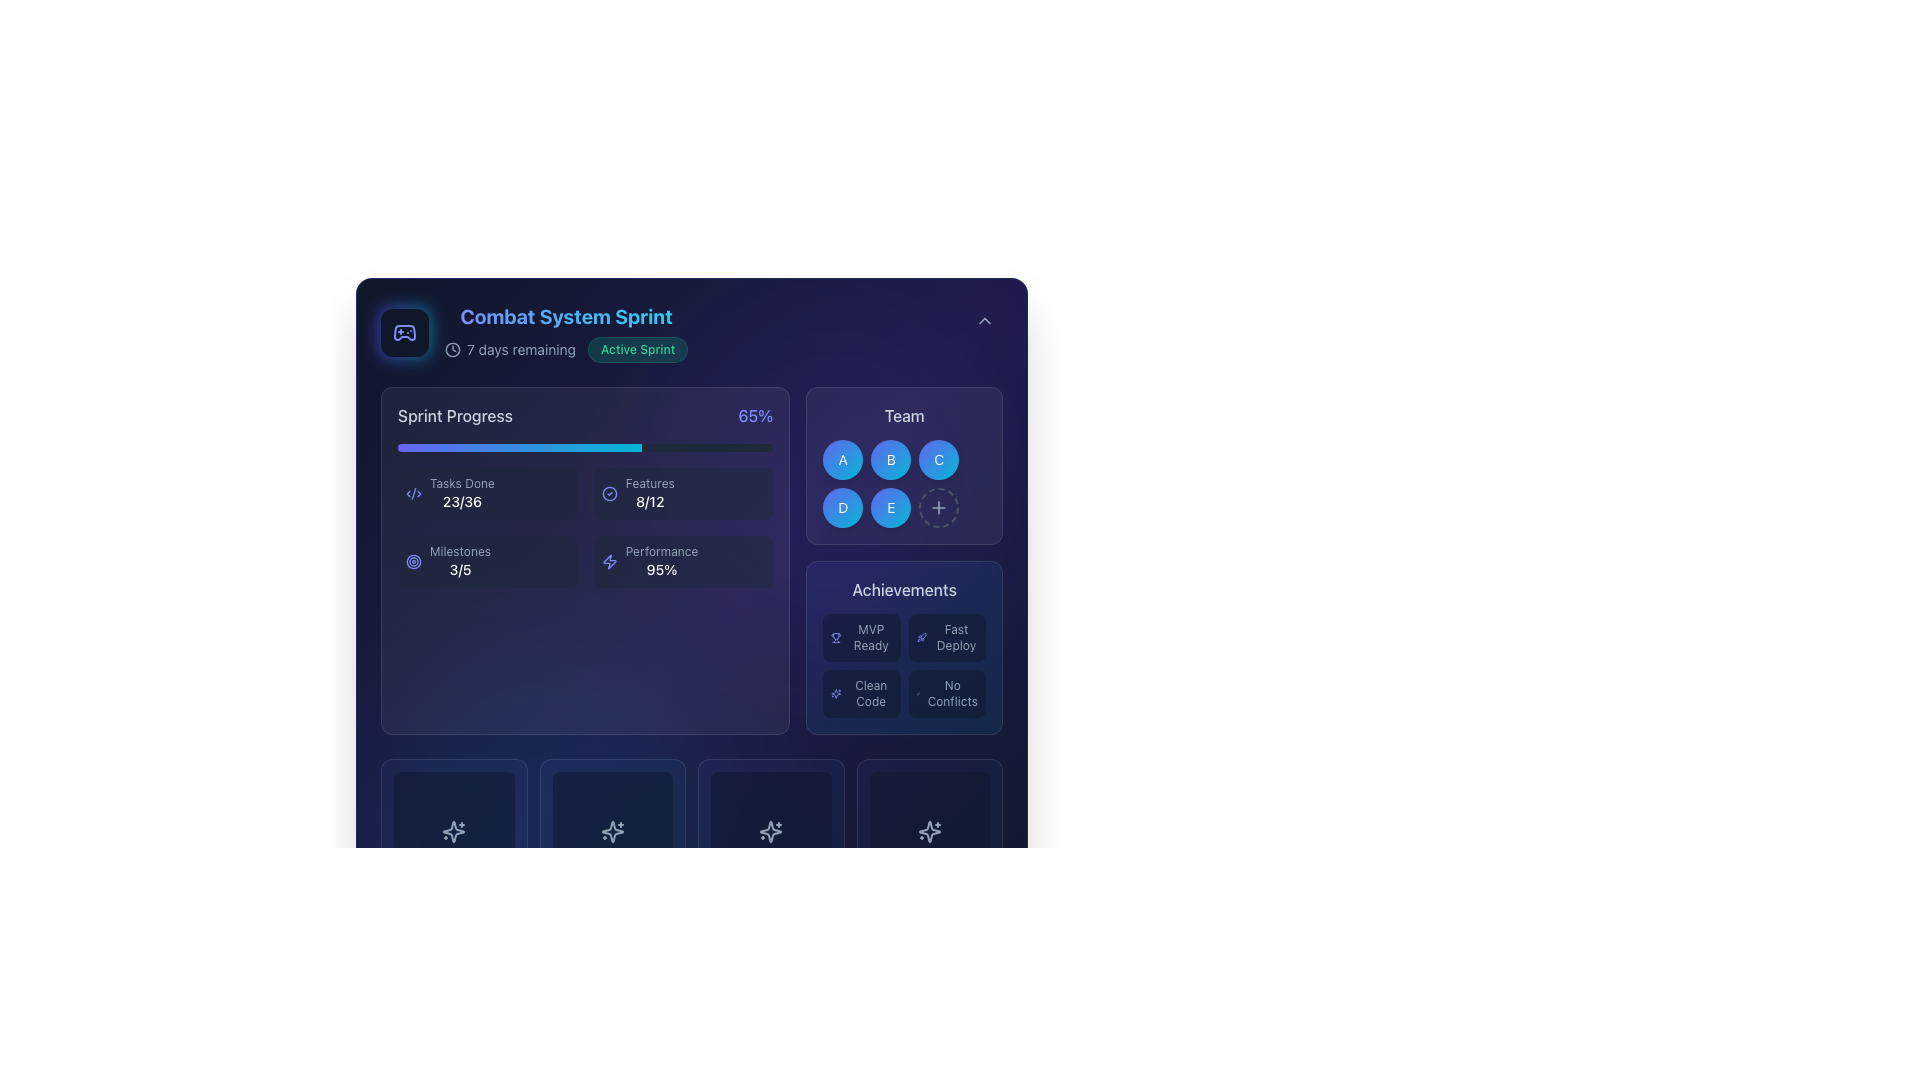 The image size is (1920, 1080). Describe the element at coordinates (890, 459) in the screenshot. I see `the circular button with the white text 'B' that is part of the 'Team' group, located between buttons 'A' and 'C'` at that location.